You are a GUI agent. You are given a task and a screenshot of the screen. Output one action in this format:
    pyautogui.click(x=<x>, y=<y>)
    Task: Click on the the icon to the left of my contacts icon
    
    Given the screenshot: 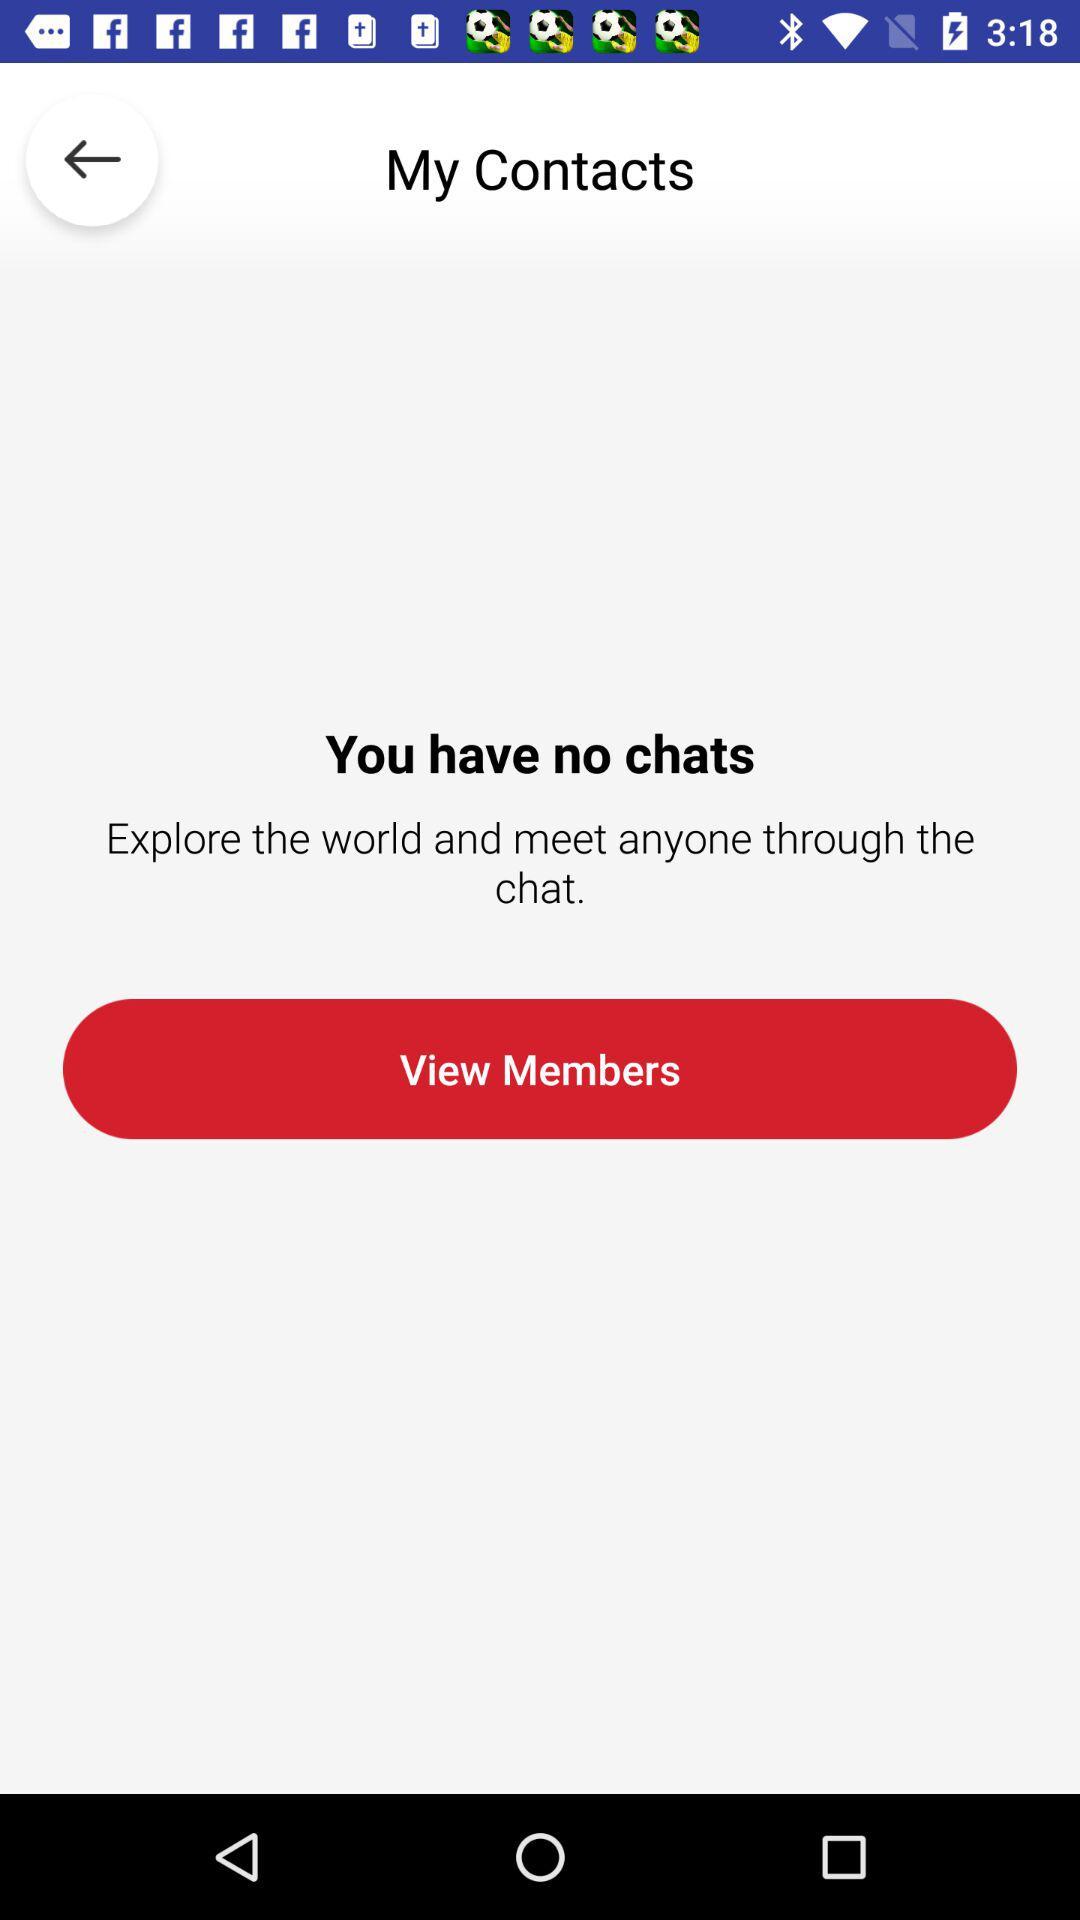 What is the action you would take?
    pyautogui.click(x=92, y=168)
    